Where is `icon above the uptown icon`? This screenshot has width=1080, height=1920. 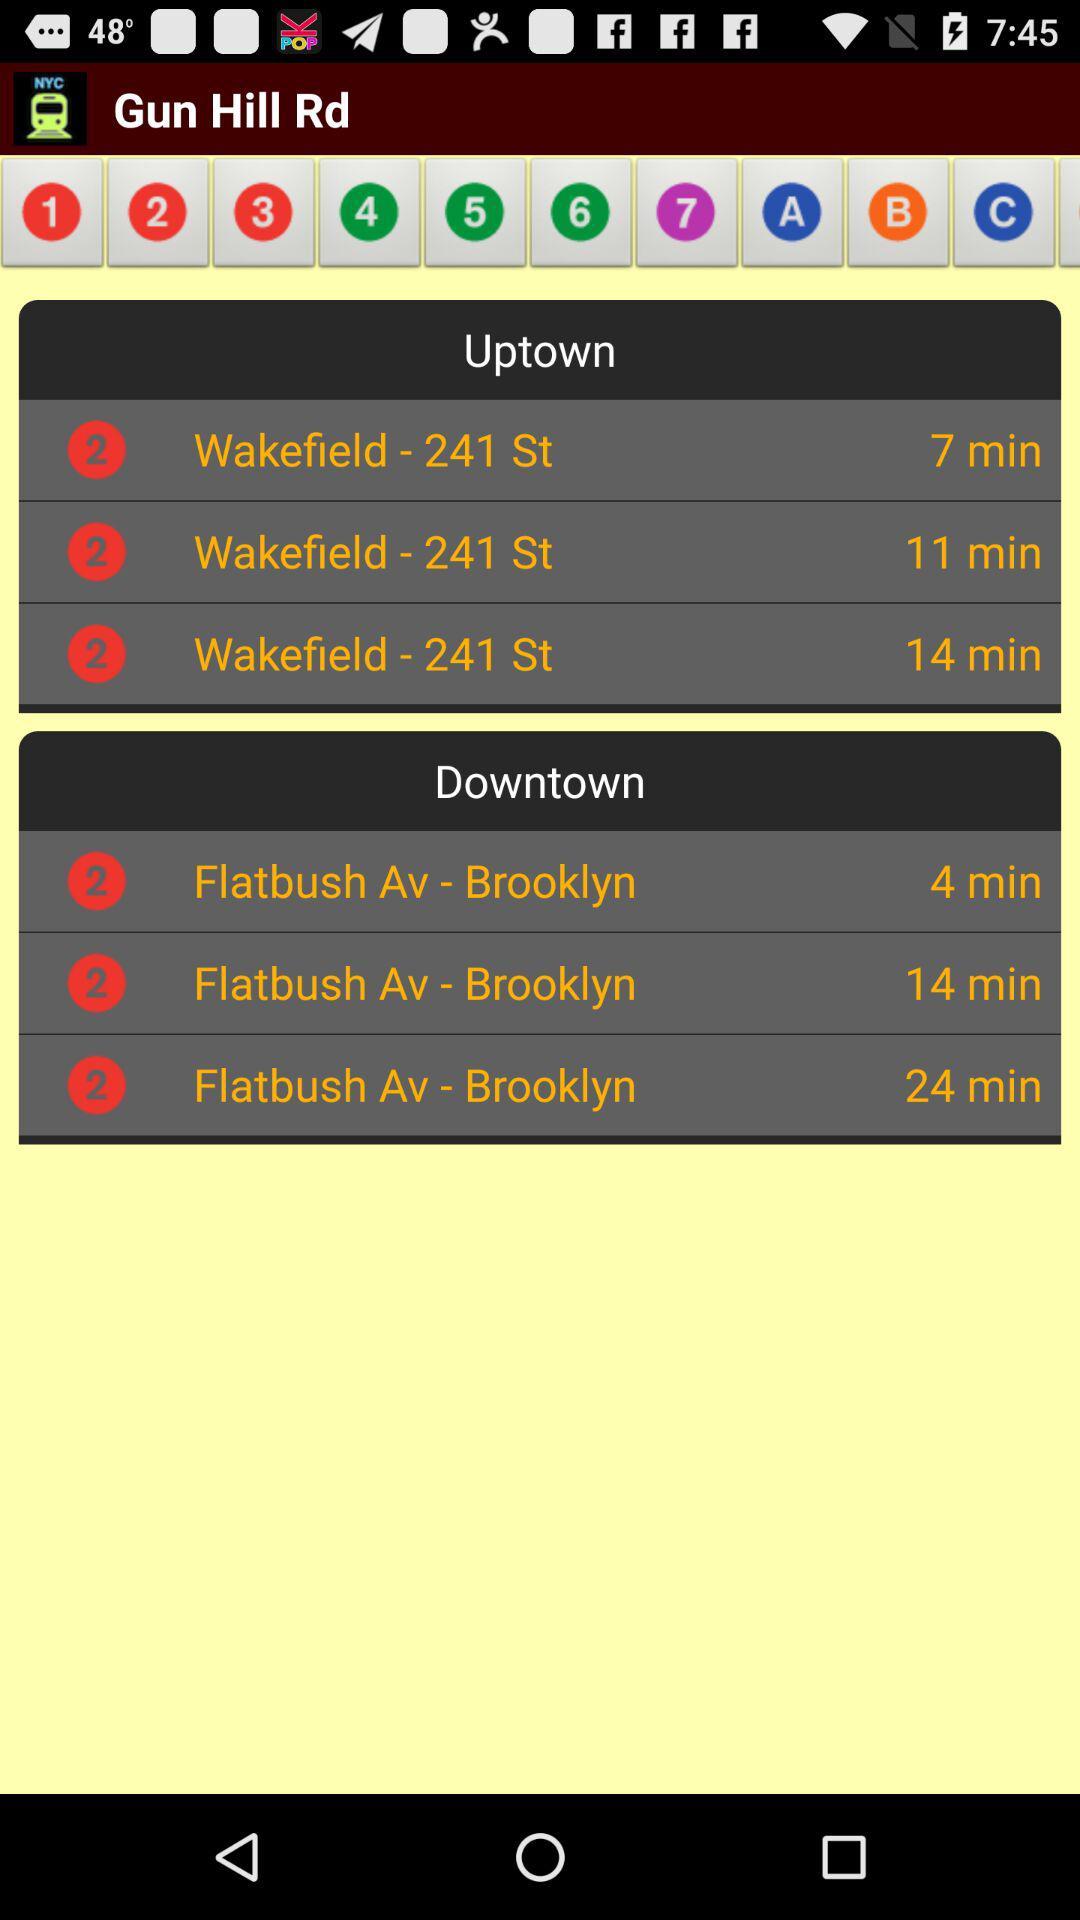
icon above the uptown icon is located at coordinates (1063, 218).